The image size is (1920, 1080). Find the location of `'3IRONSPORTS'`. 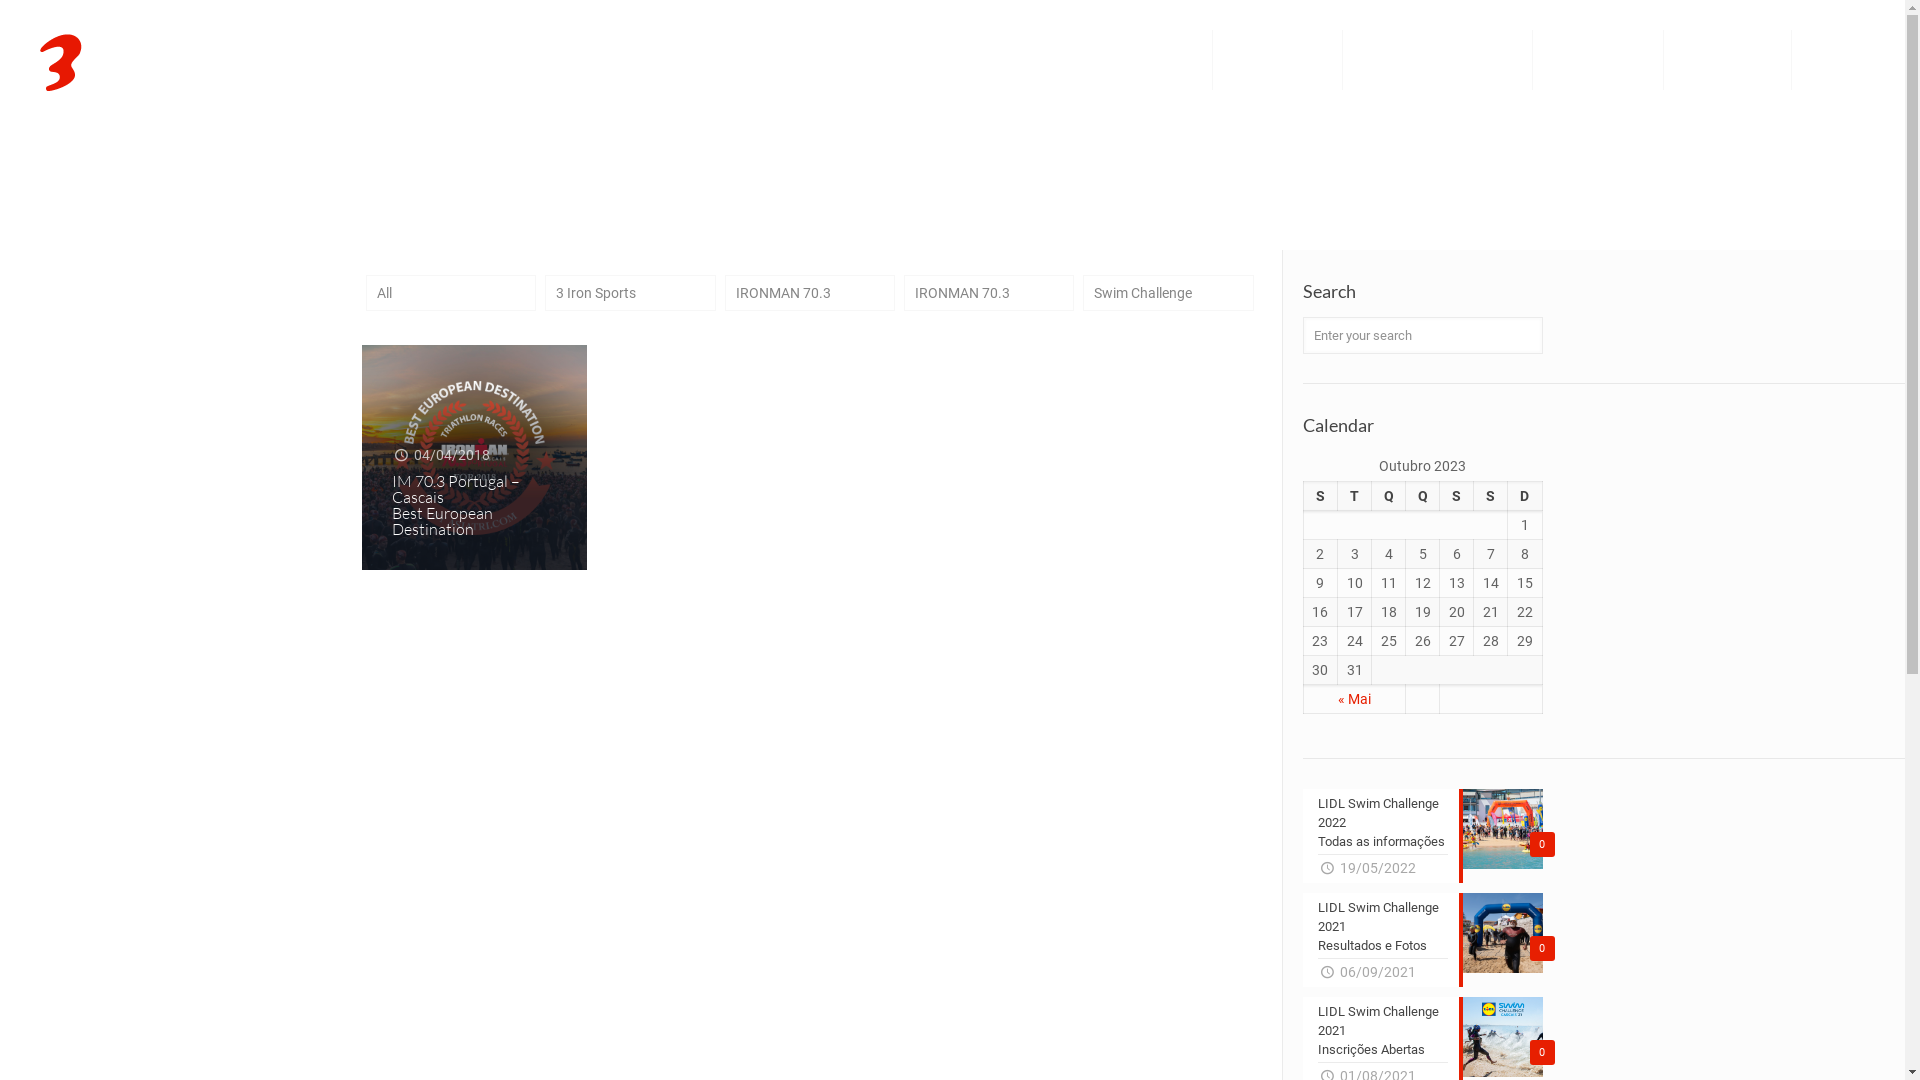

'3IRONSPORTS' is located at coordinates (1106, 59).